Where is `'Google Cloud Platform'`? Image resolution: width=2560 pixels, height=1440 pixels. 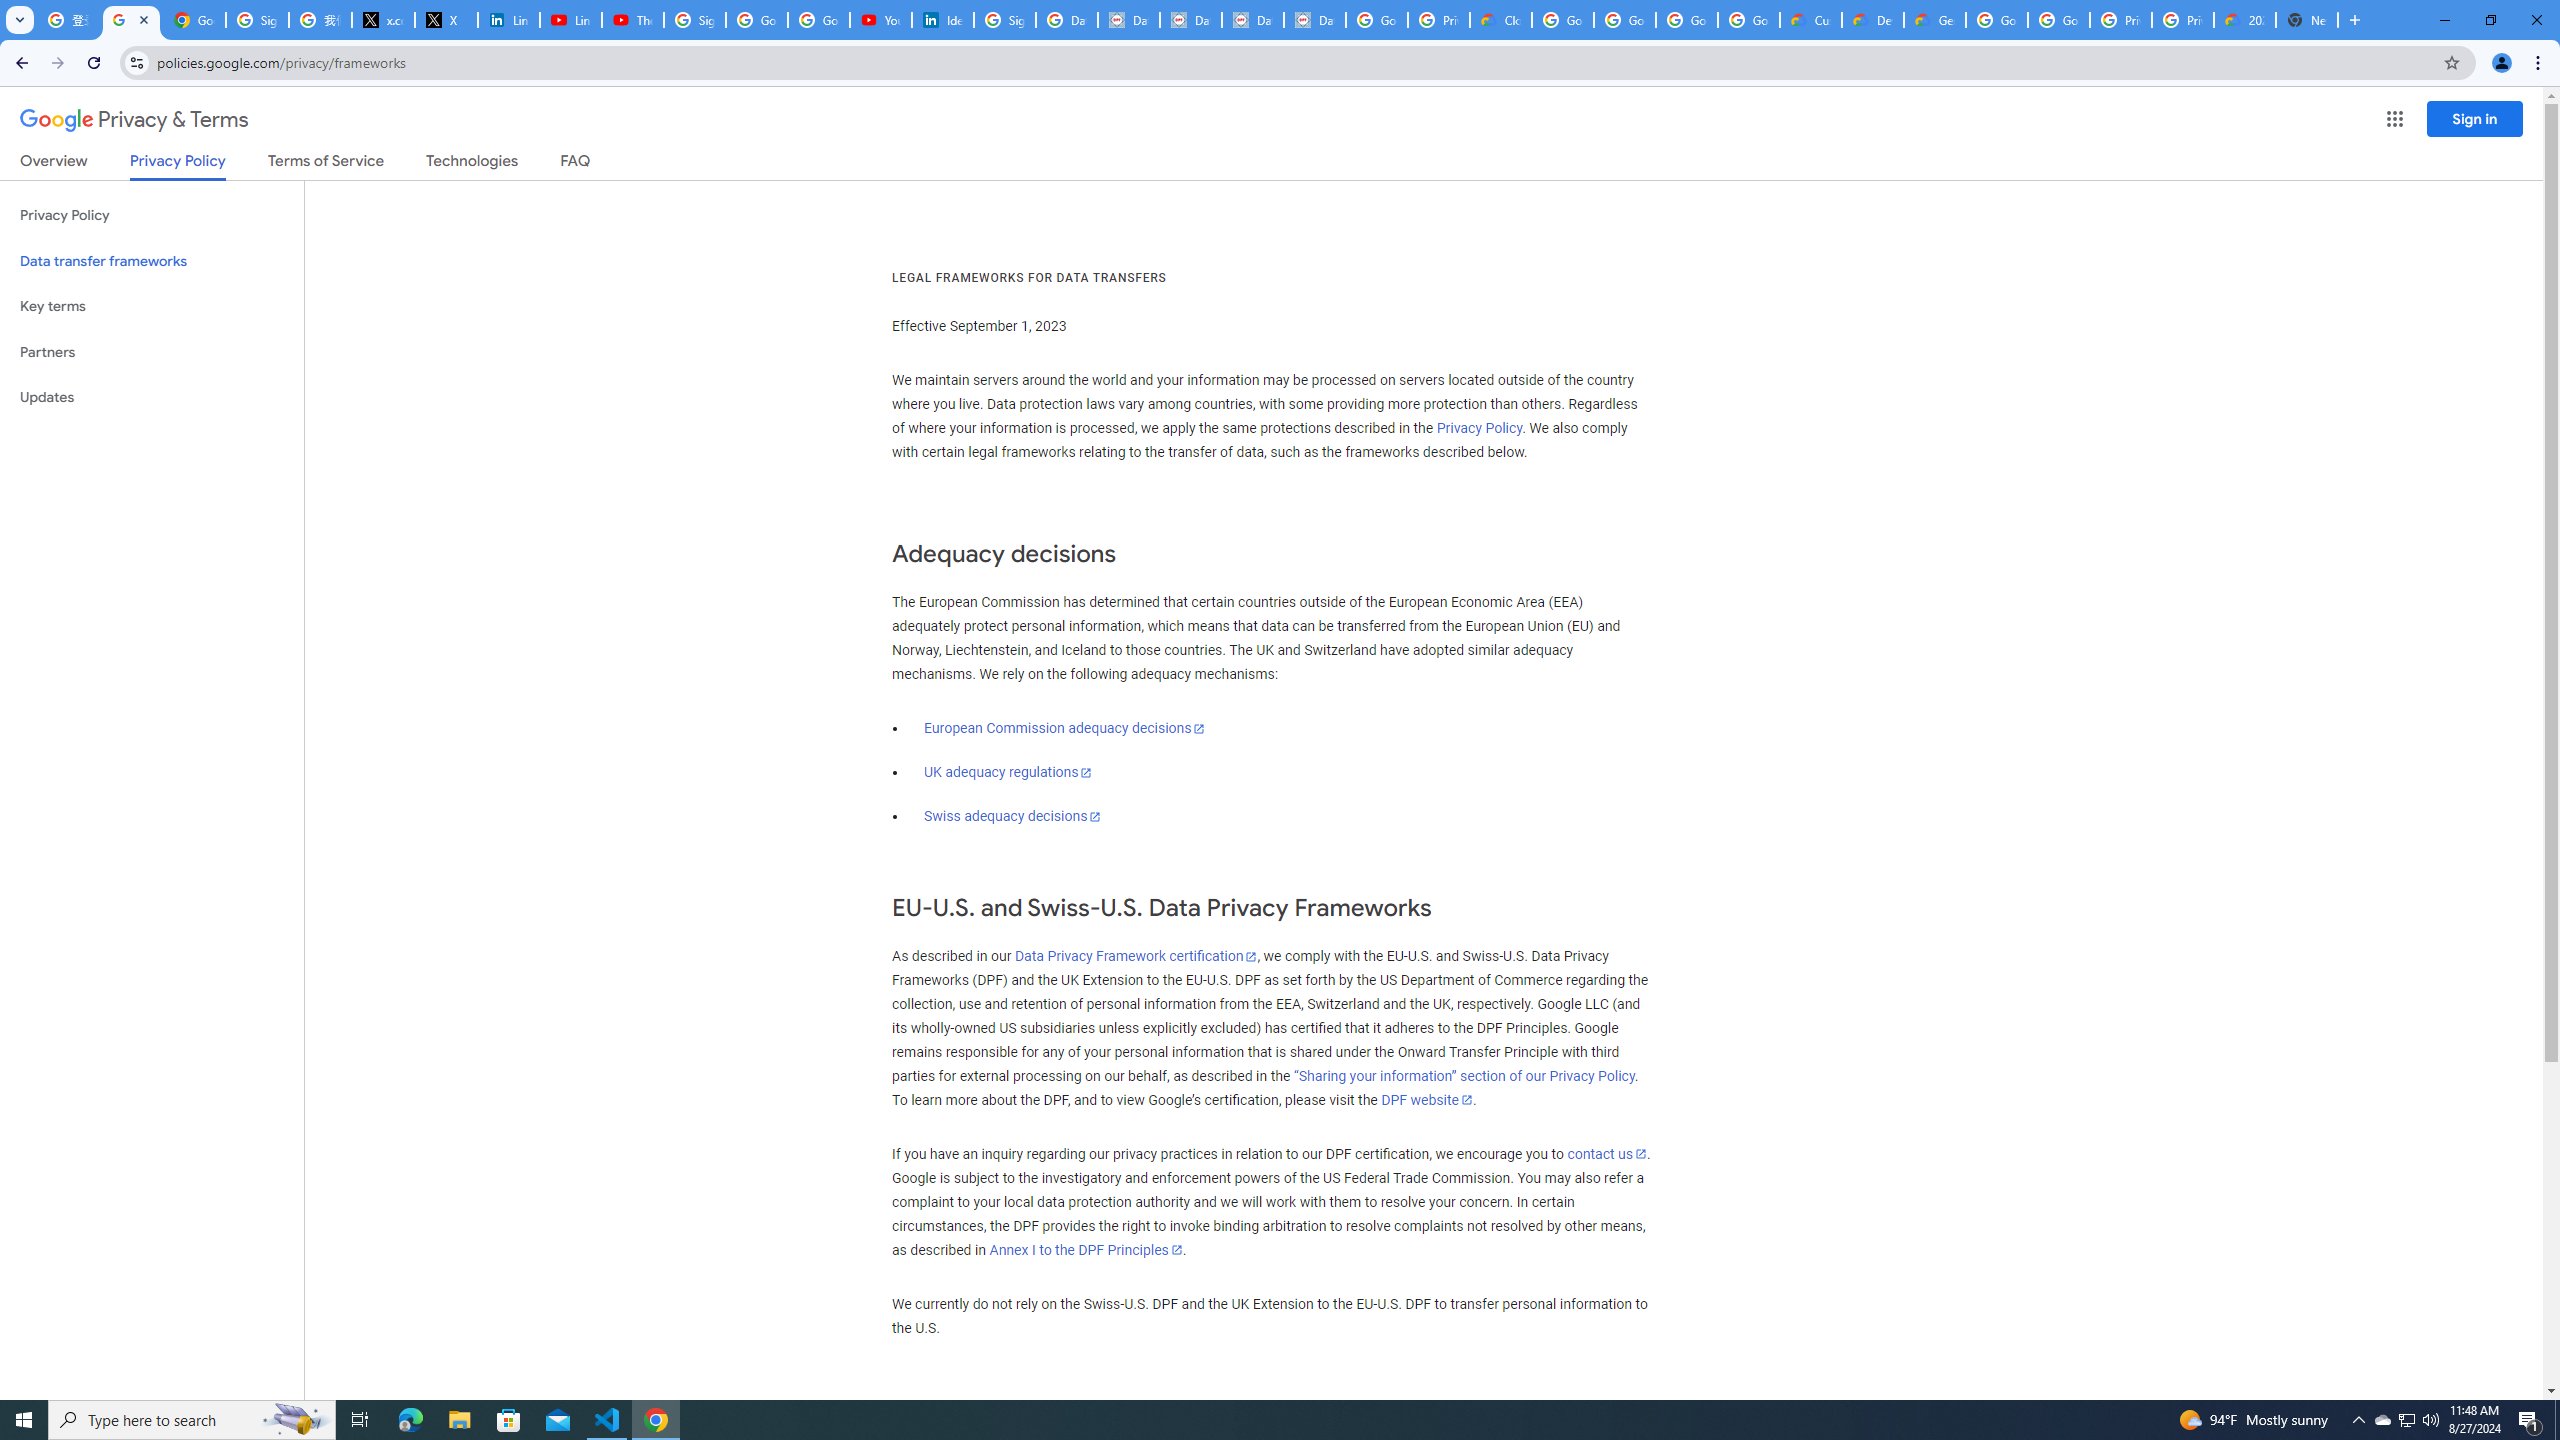
'Google Cloud Platform' is located at coordinates (1996, 19).